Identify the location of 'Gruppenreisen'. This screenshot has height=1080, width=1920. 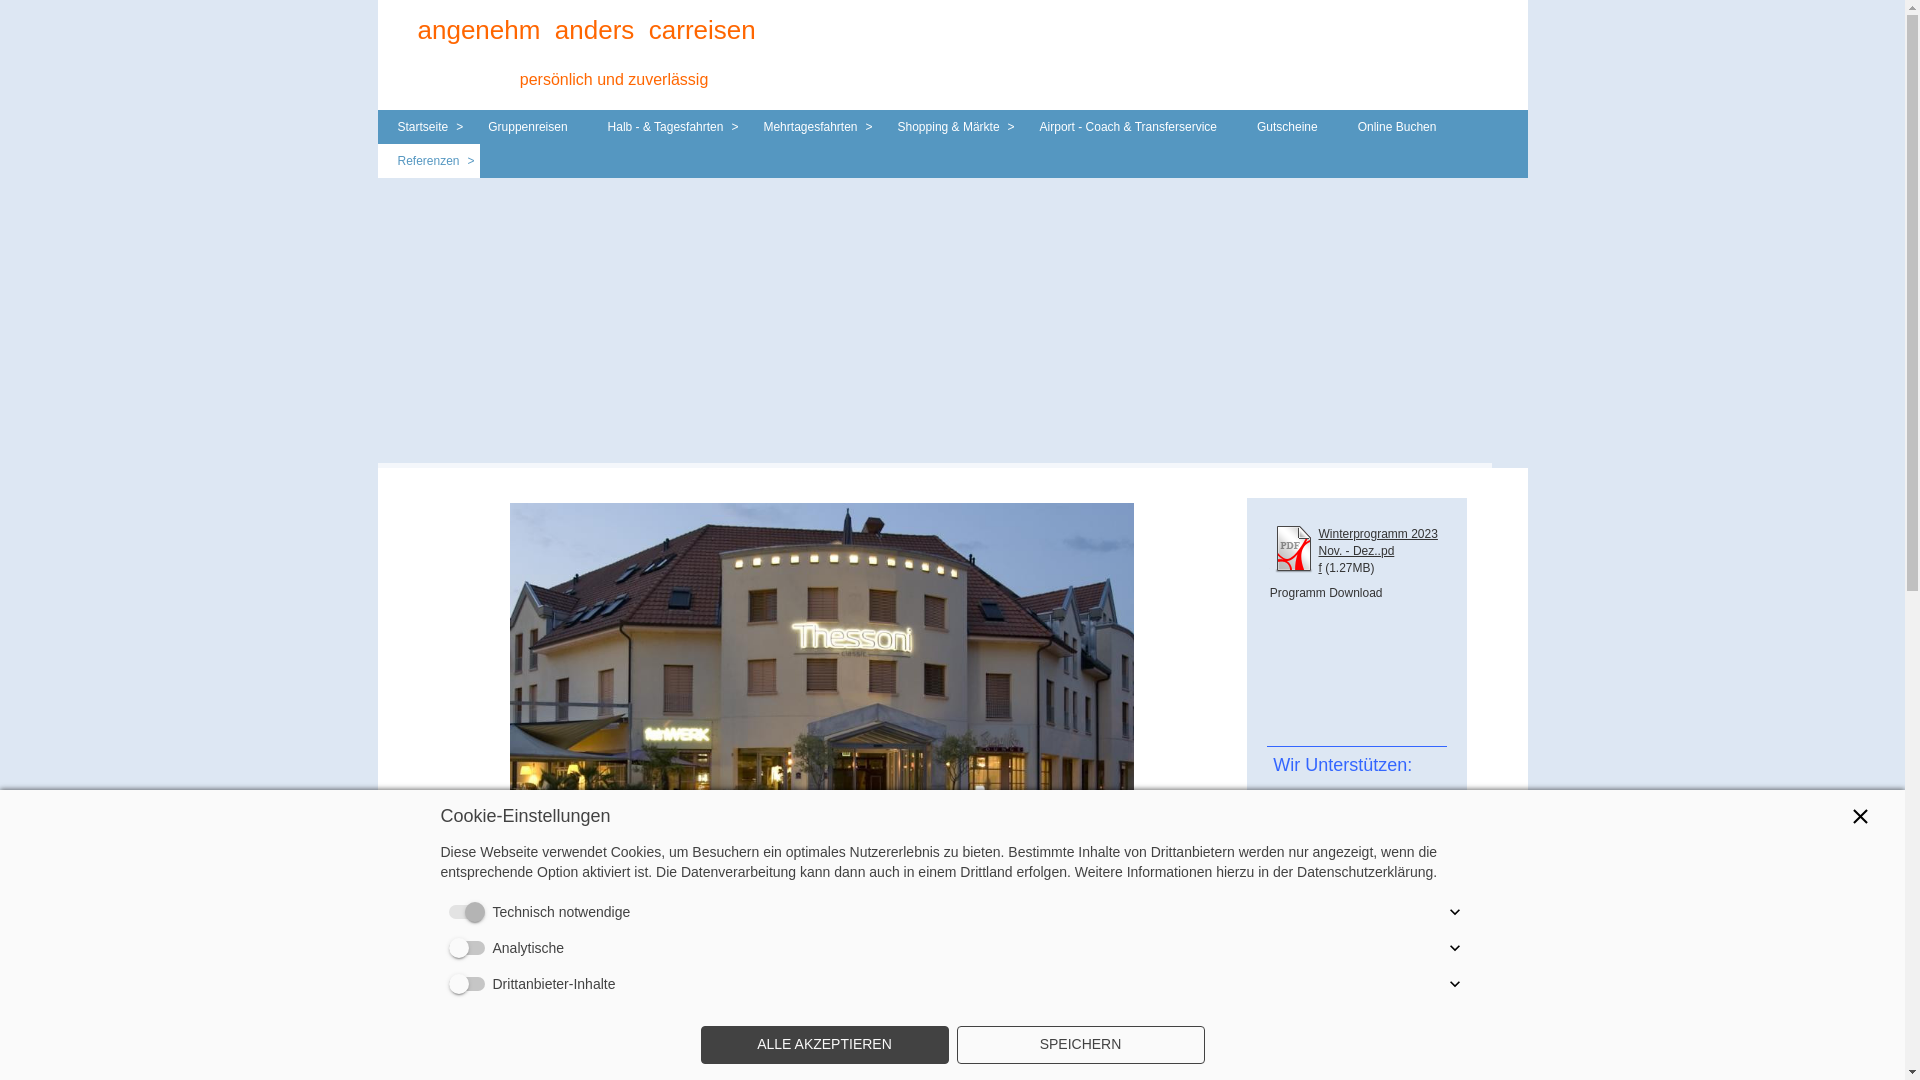
(527, 127).